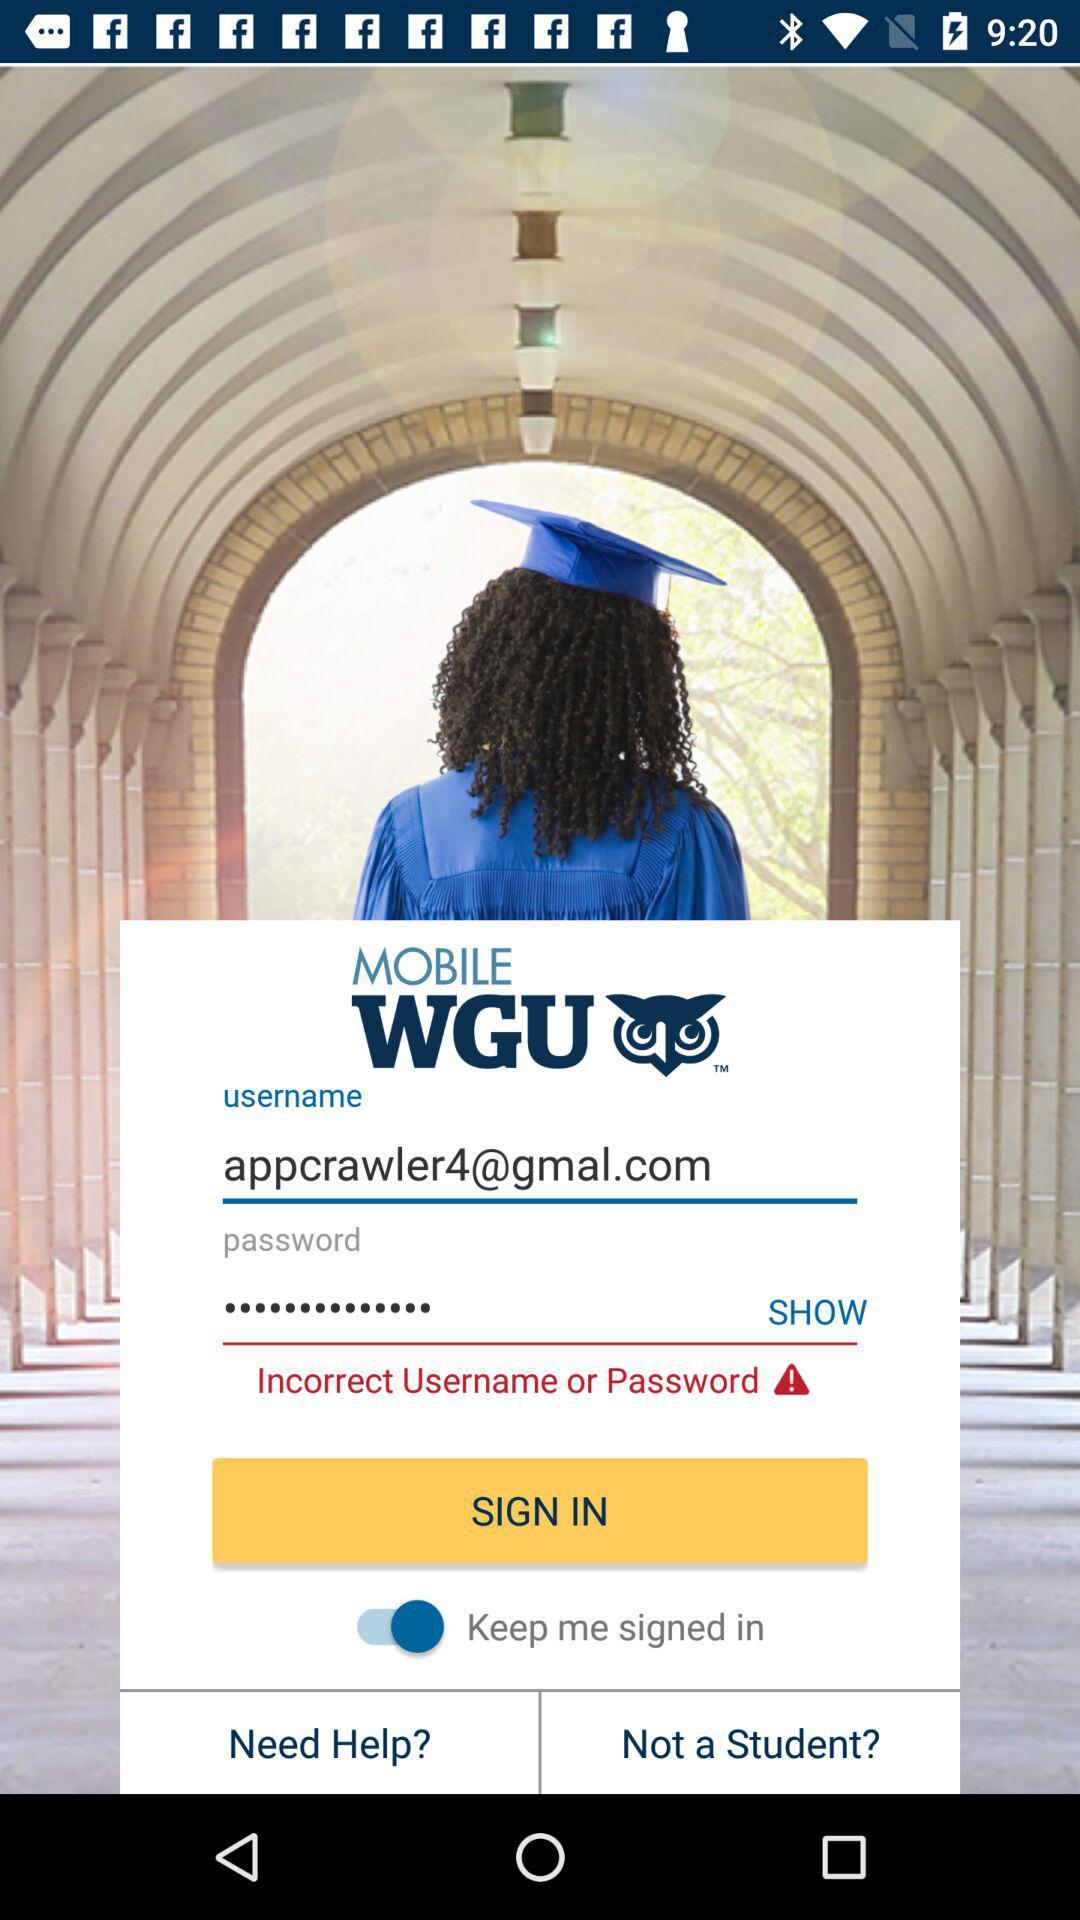  I want to click on the appcrawler4@gmal.com icon, so click(540, 1163).